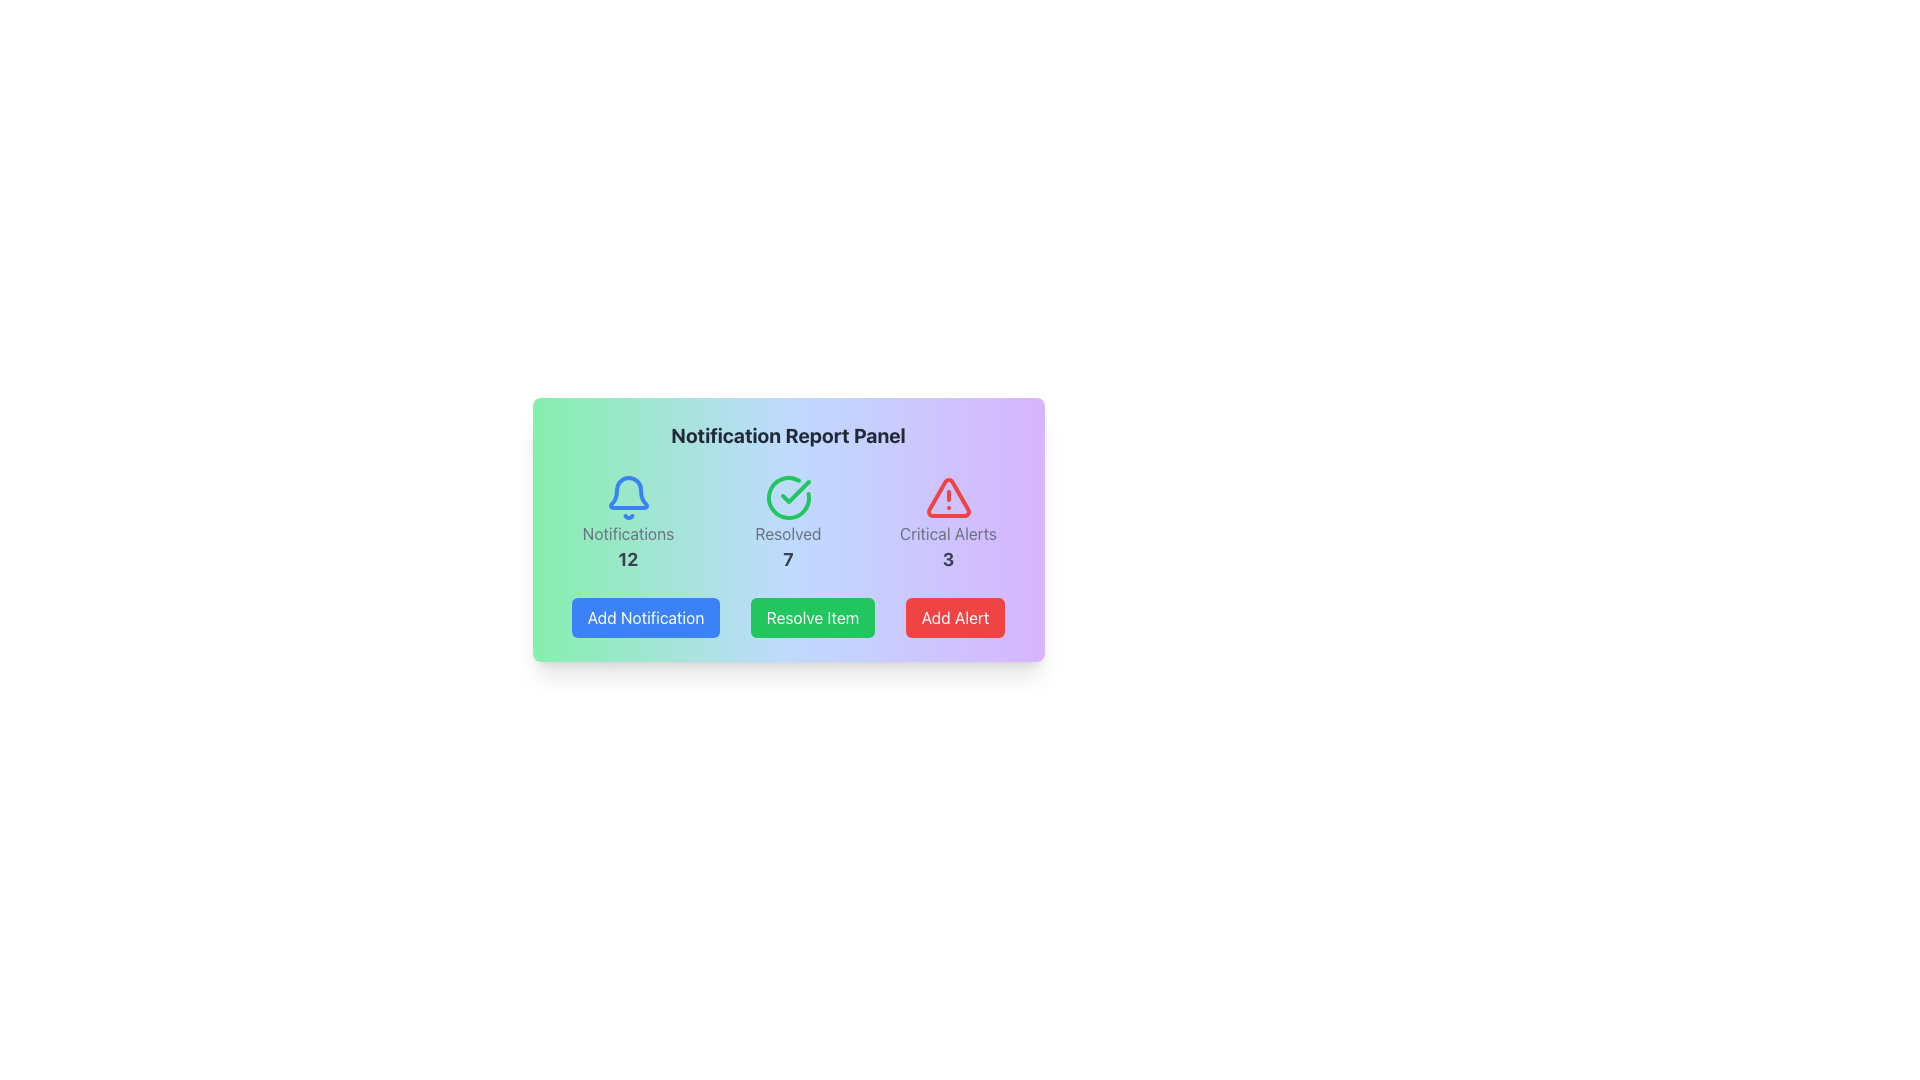 This screenshot has height=1080, width=1920. Describe the element at coordinates (787, 532) in the screenshot. I see `the text label displaying 'Resolved' in gray color, which is located below a green checkmark icon and above the number '7' in the middle section of a horizontally aligned panel` at that location.